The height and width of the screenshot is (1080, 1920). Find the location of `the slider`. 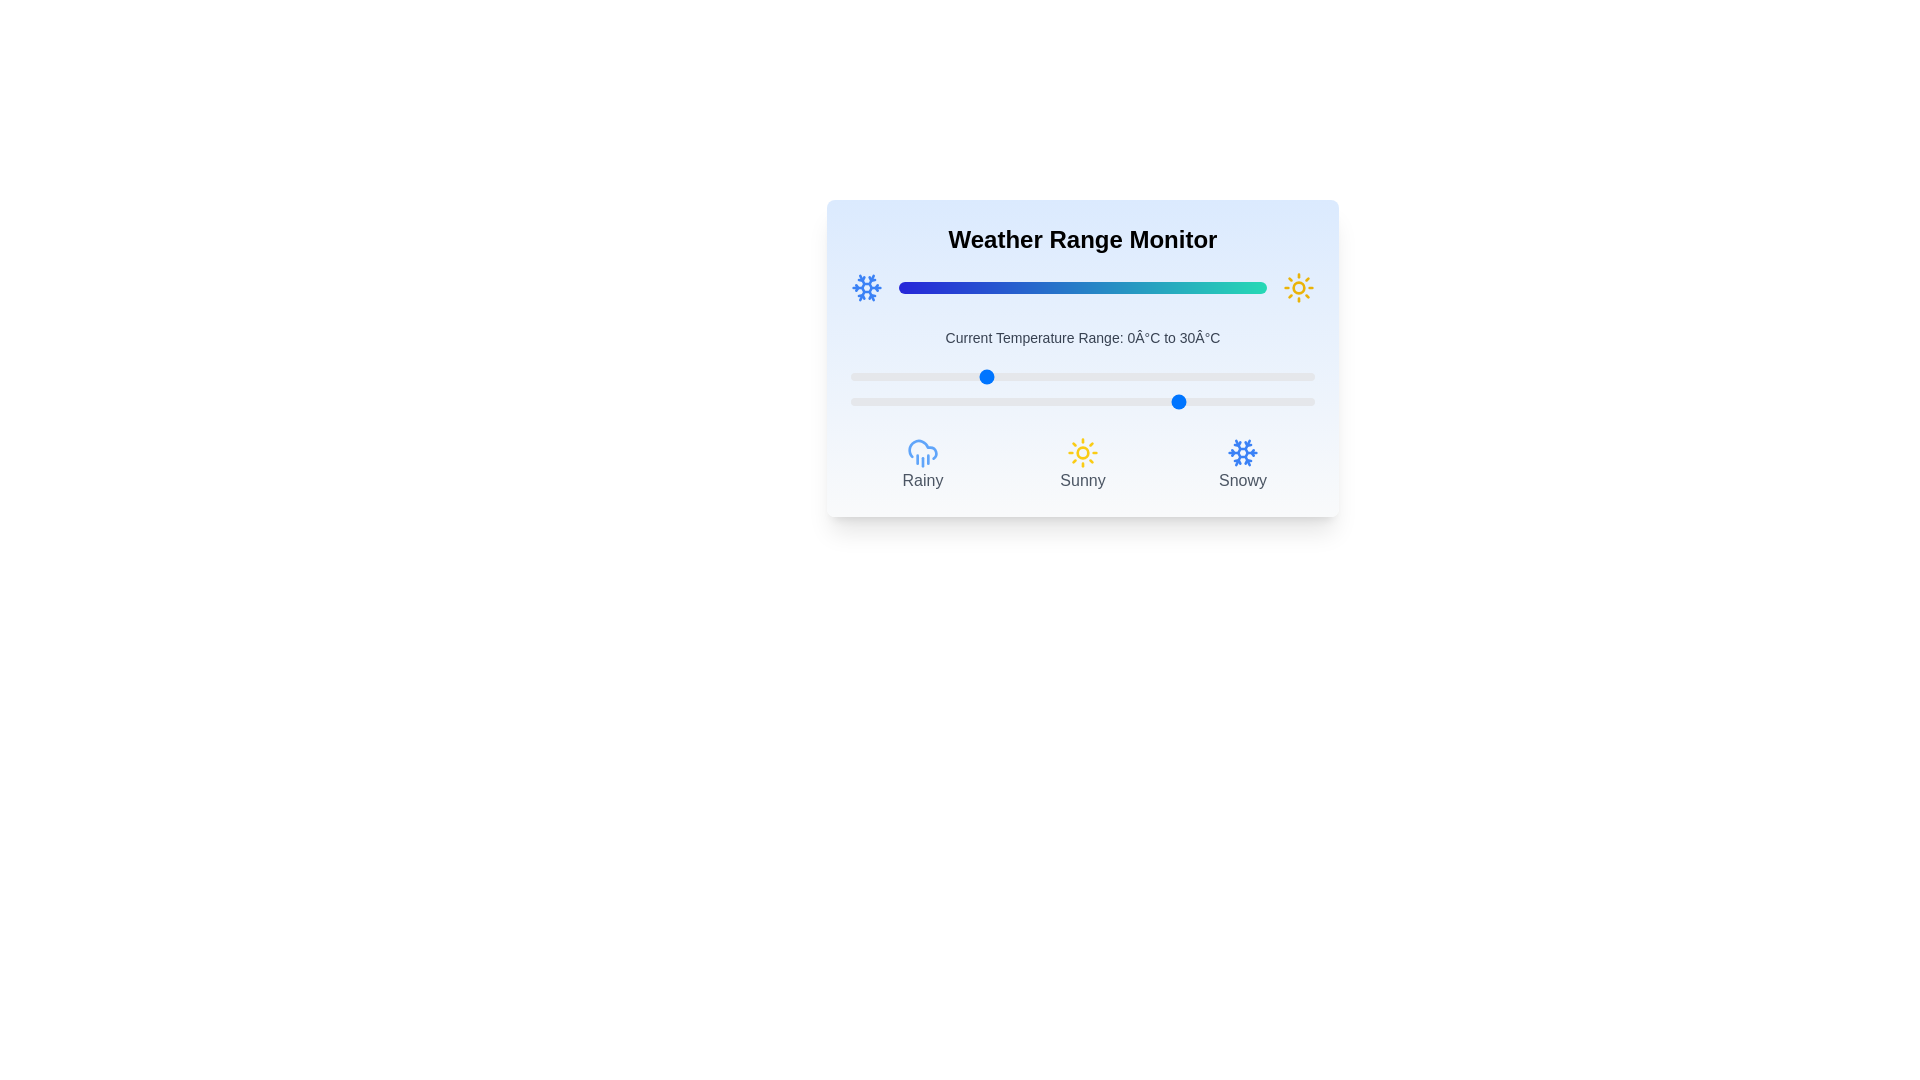

the slider is located at coordinates (1267, 377).